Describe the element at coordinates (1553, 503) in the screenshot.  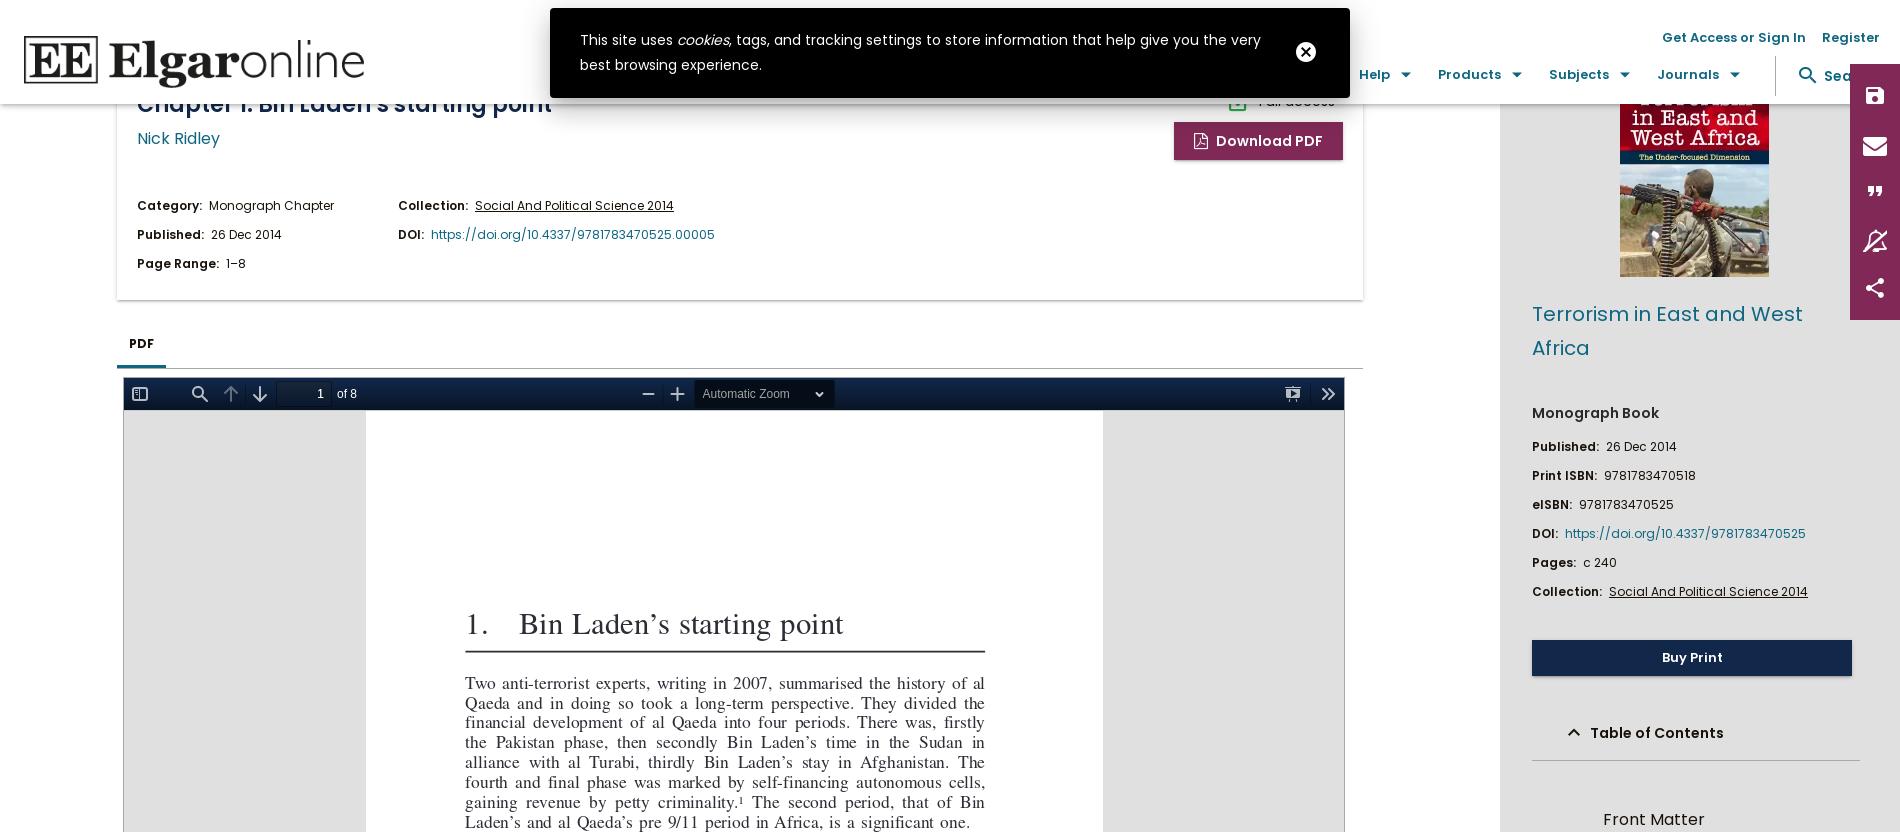
I see `'eISBN:'` at that location.